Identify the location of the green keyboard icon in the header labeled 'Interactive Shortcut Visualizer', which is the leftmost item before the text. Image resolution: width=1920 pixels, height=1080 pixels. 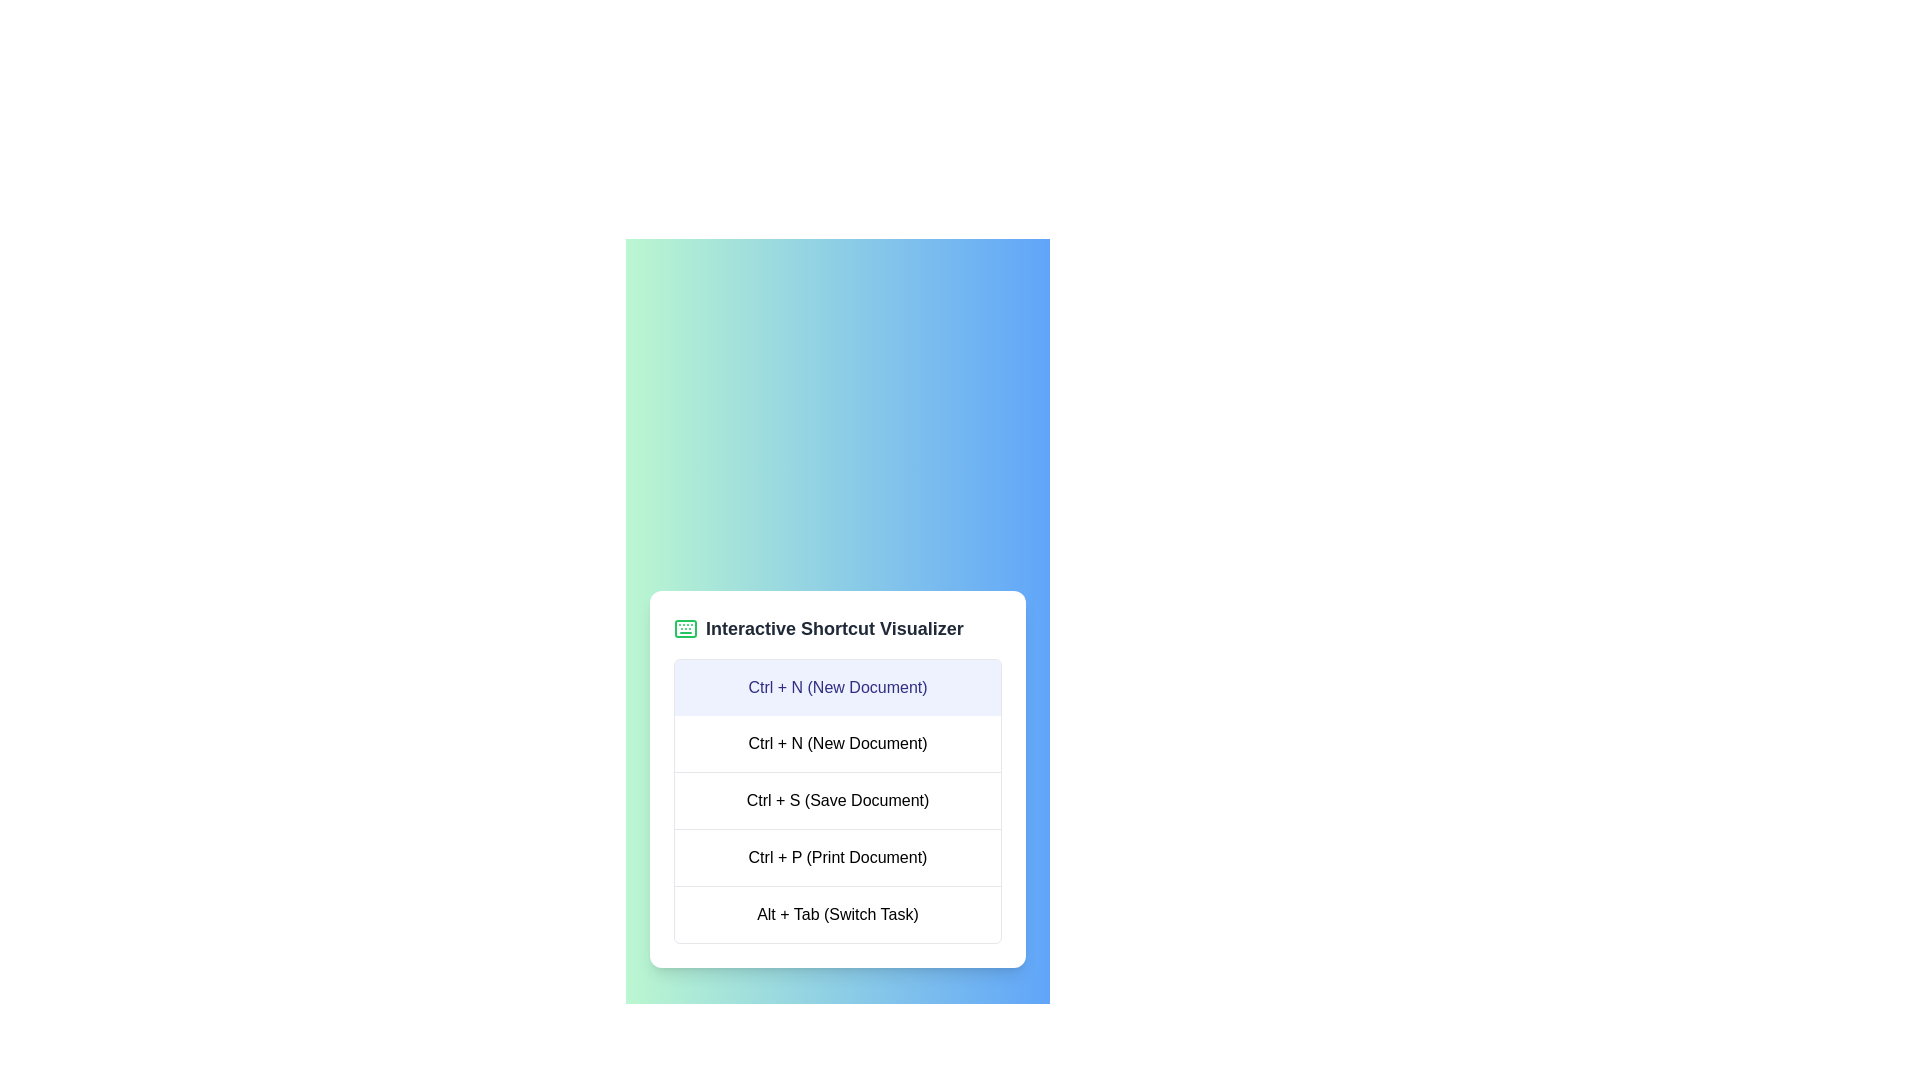
(686, 627).